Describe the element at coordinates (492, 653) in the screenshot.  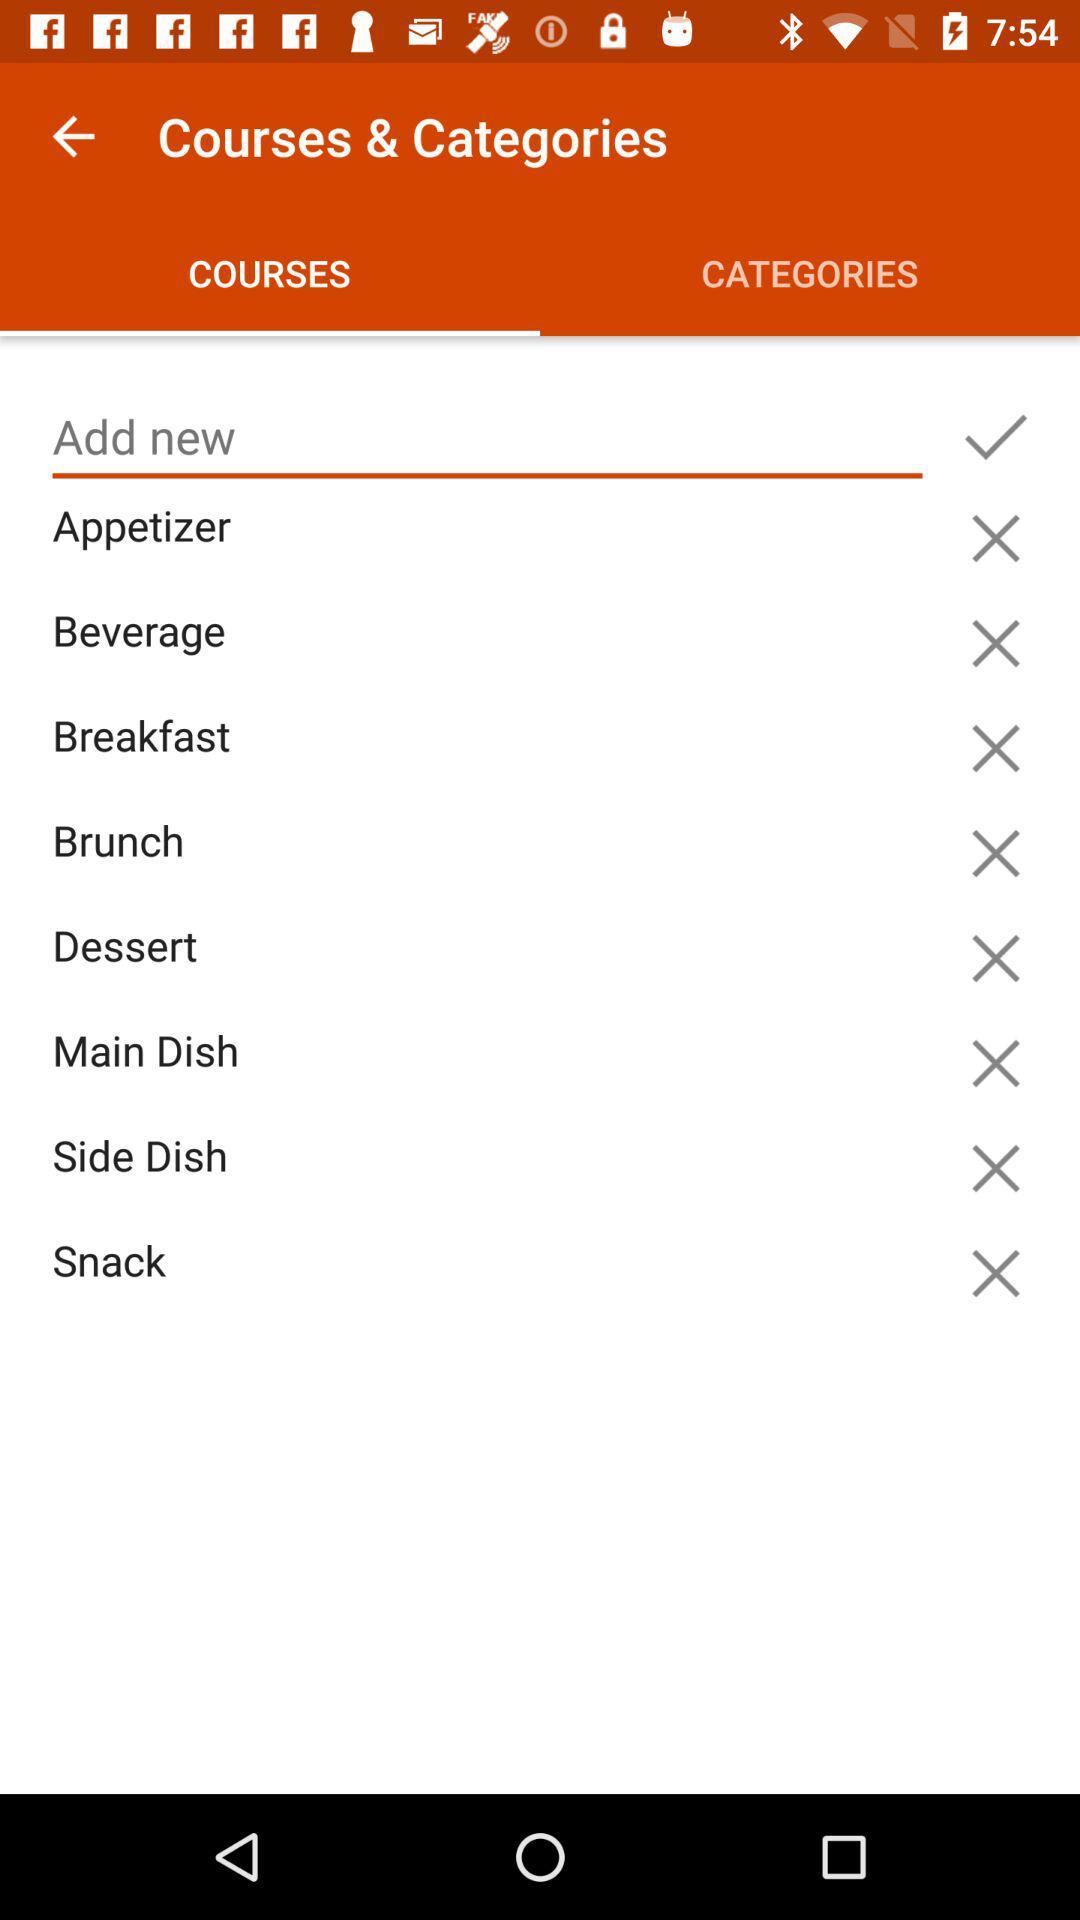
I see `item below the appetizer item` at that location.